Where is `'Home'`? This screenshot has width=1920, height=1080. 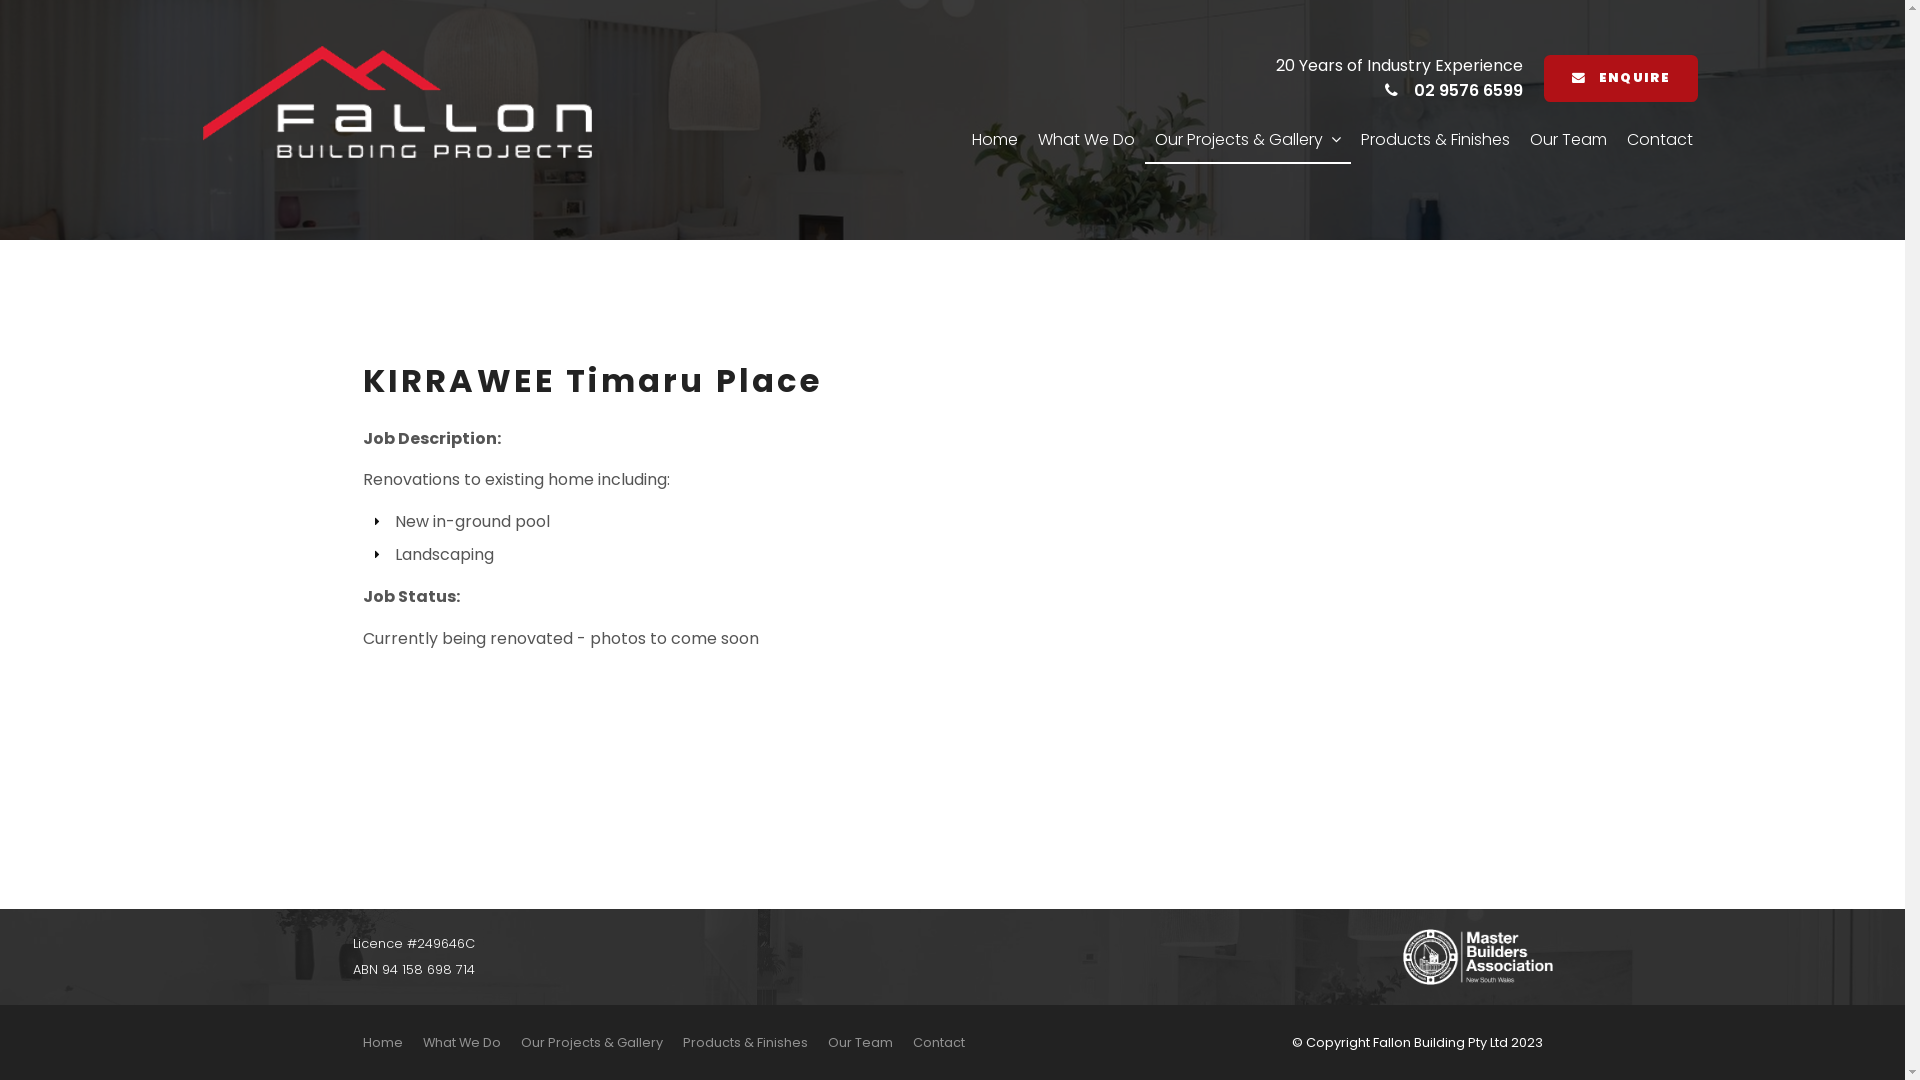 'Home' is located at coordinates (382, 1041).